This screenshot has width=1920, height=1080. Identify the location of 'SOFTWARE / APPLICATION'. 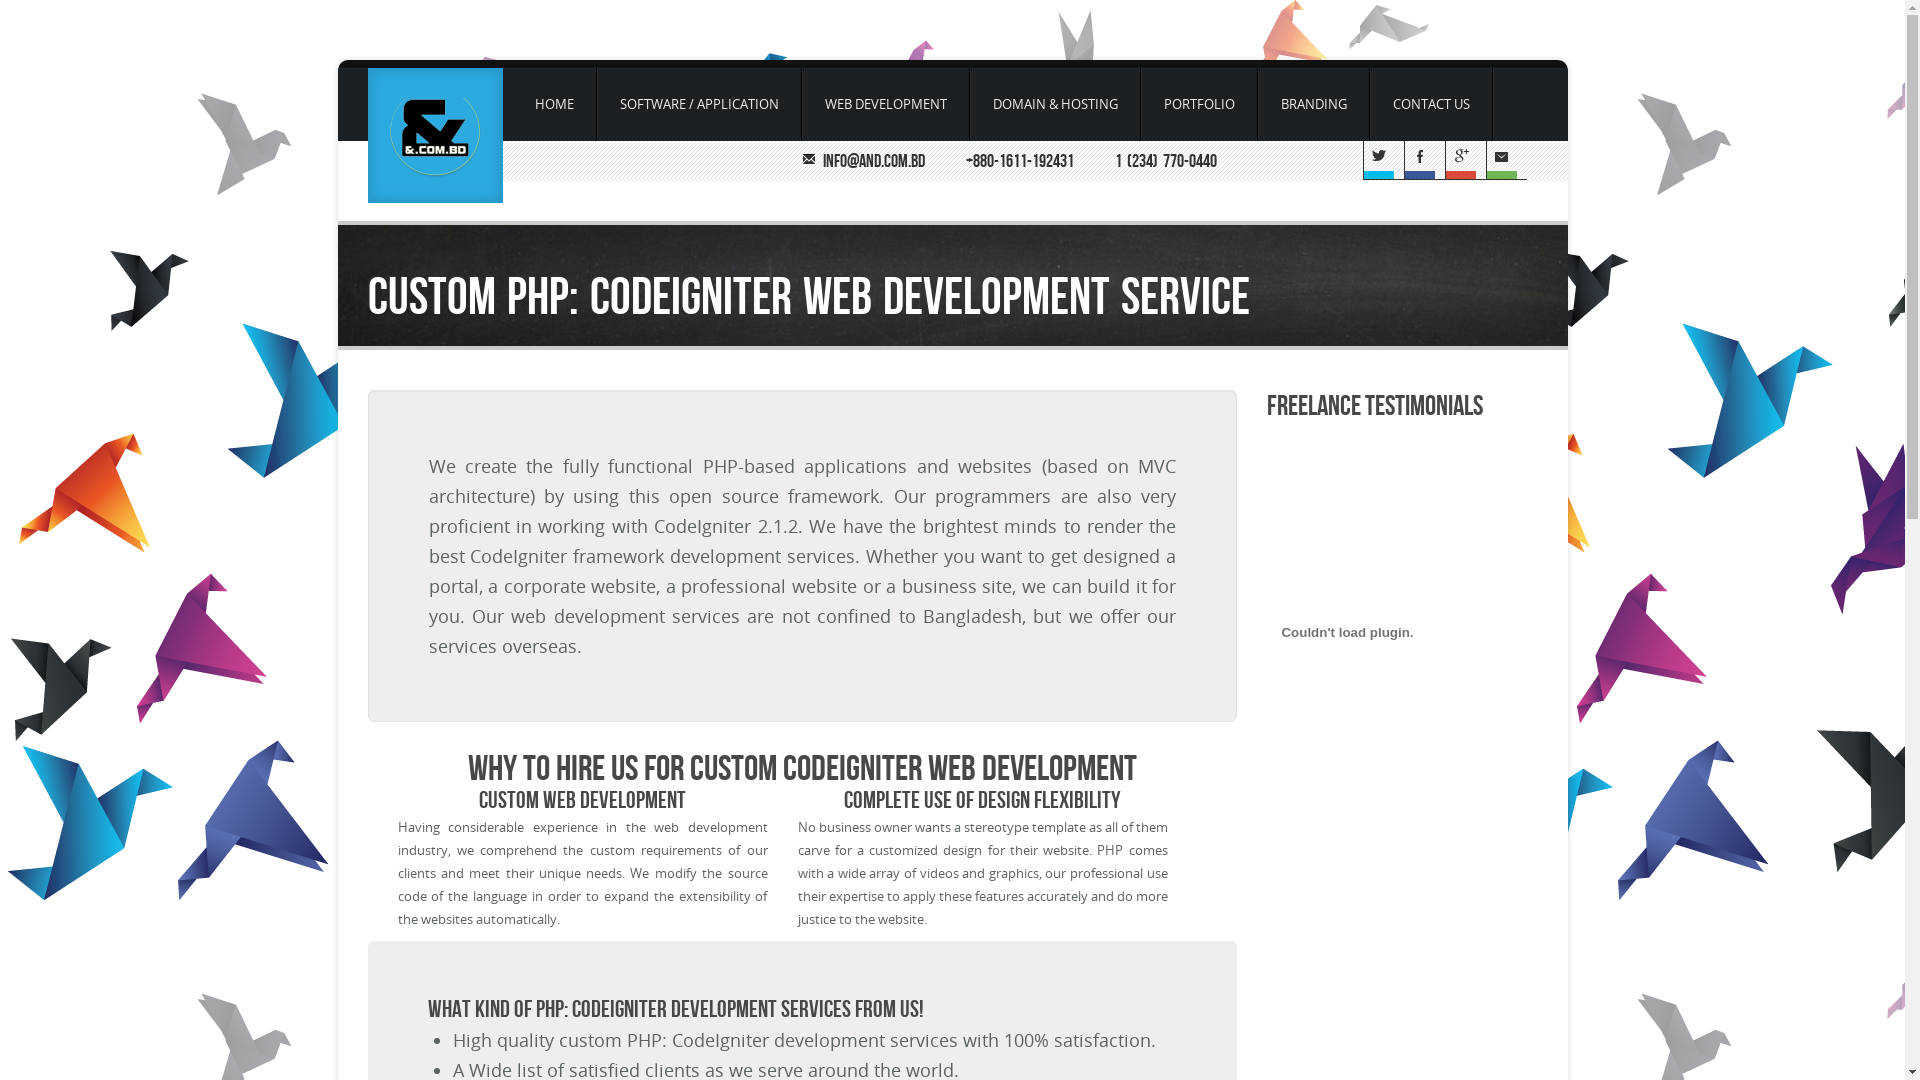
(700, 104).